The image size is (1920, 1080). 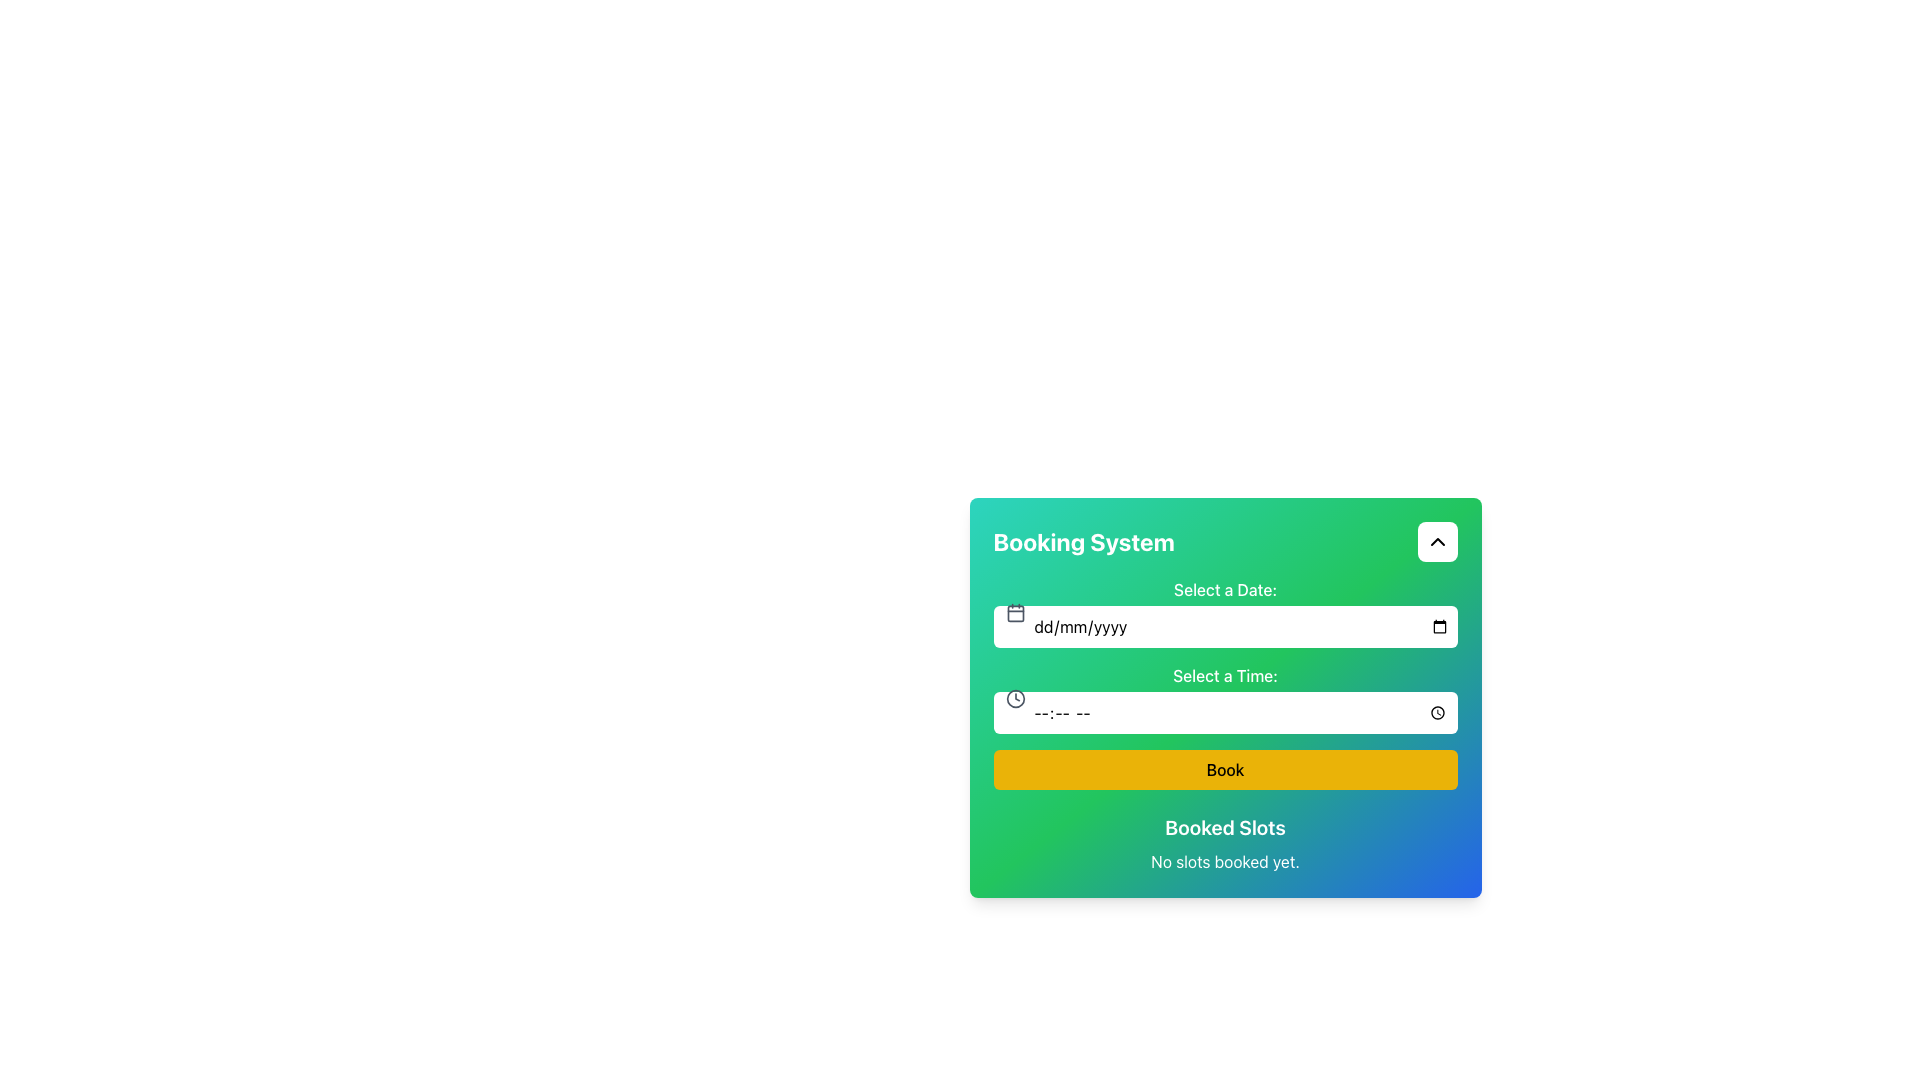 What do you see at coordinates (1436, 542) in the screenshot?
I see `the rectangular button with a white background and a black chevron icon pointing upwards` at bounding box center [1436, 542].